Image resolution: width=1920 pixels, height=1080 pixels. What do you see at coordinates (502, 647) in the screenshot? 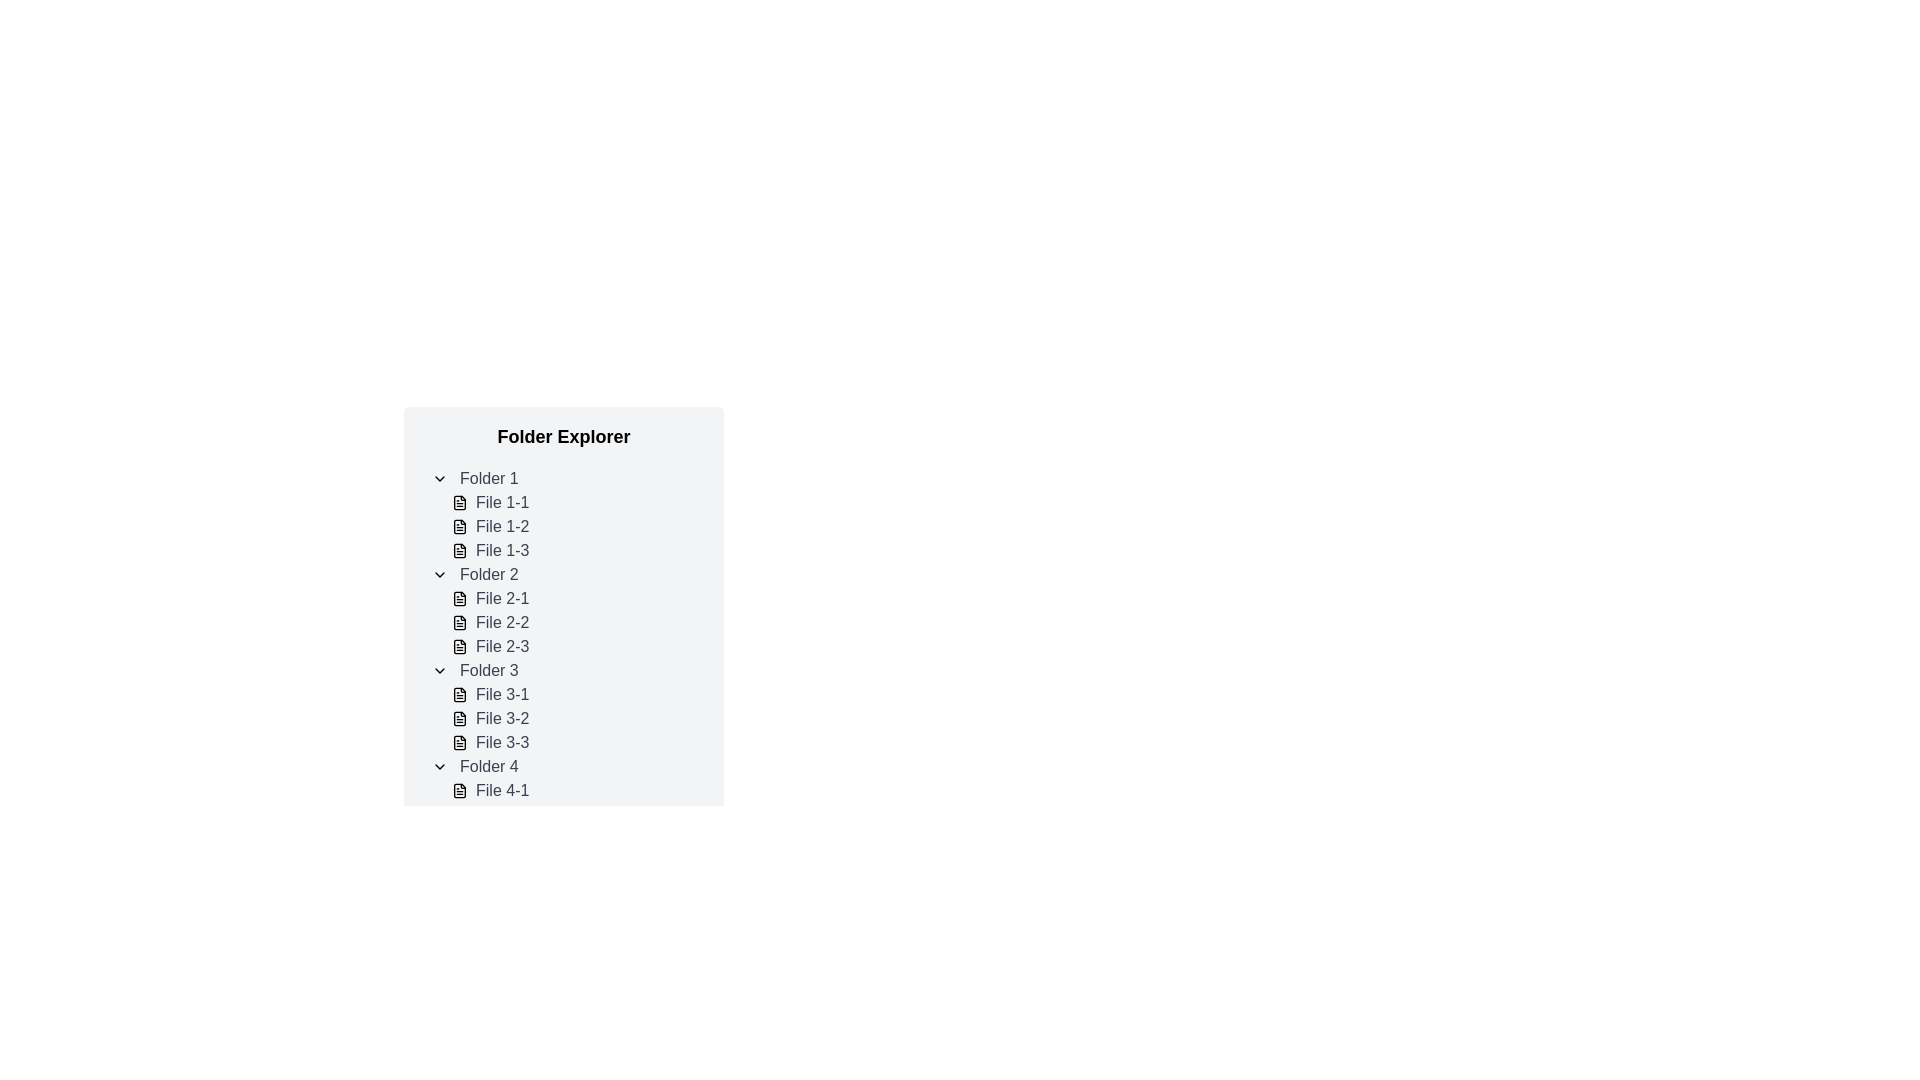
I see `the text label displaying 'File 2-3' in a gray font` at bounding box center [502, 647].